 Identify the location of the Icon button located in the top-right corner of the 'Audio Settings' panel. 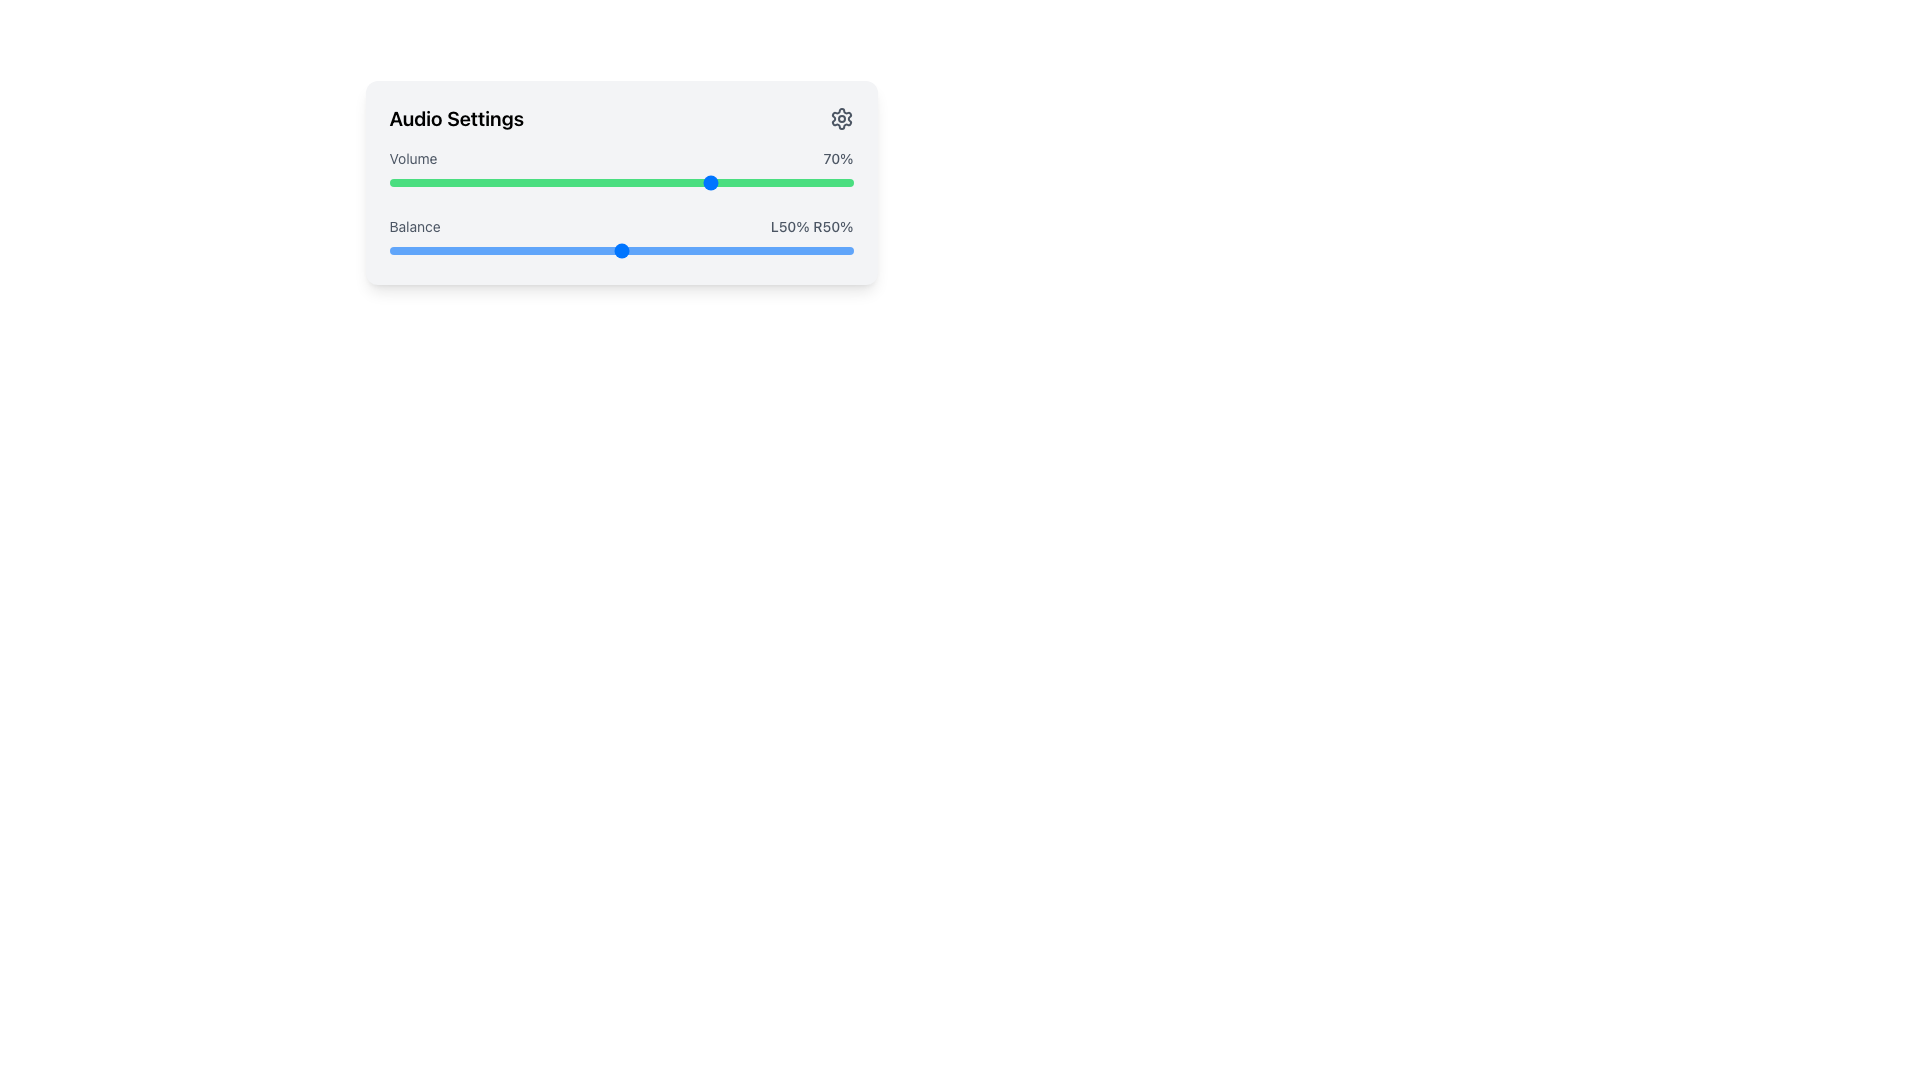
(841, 119).